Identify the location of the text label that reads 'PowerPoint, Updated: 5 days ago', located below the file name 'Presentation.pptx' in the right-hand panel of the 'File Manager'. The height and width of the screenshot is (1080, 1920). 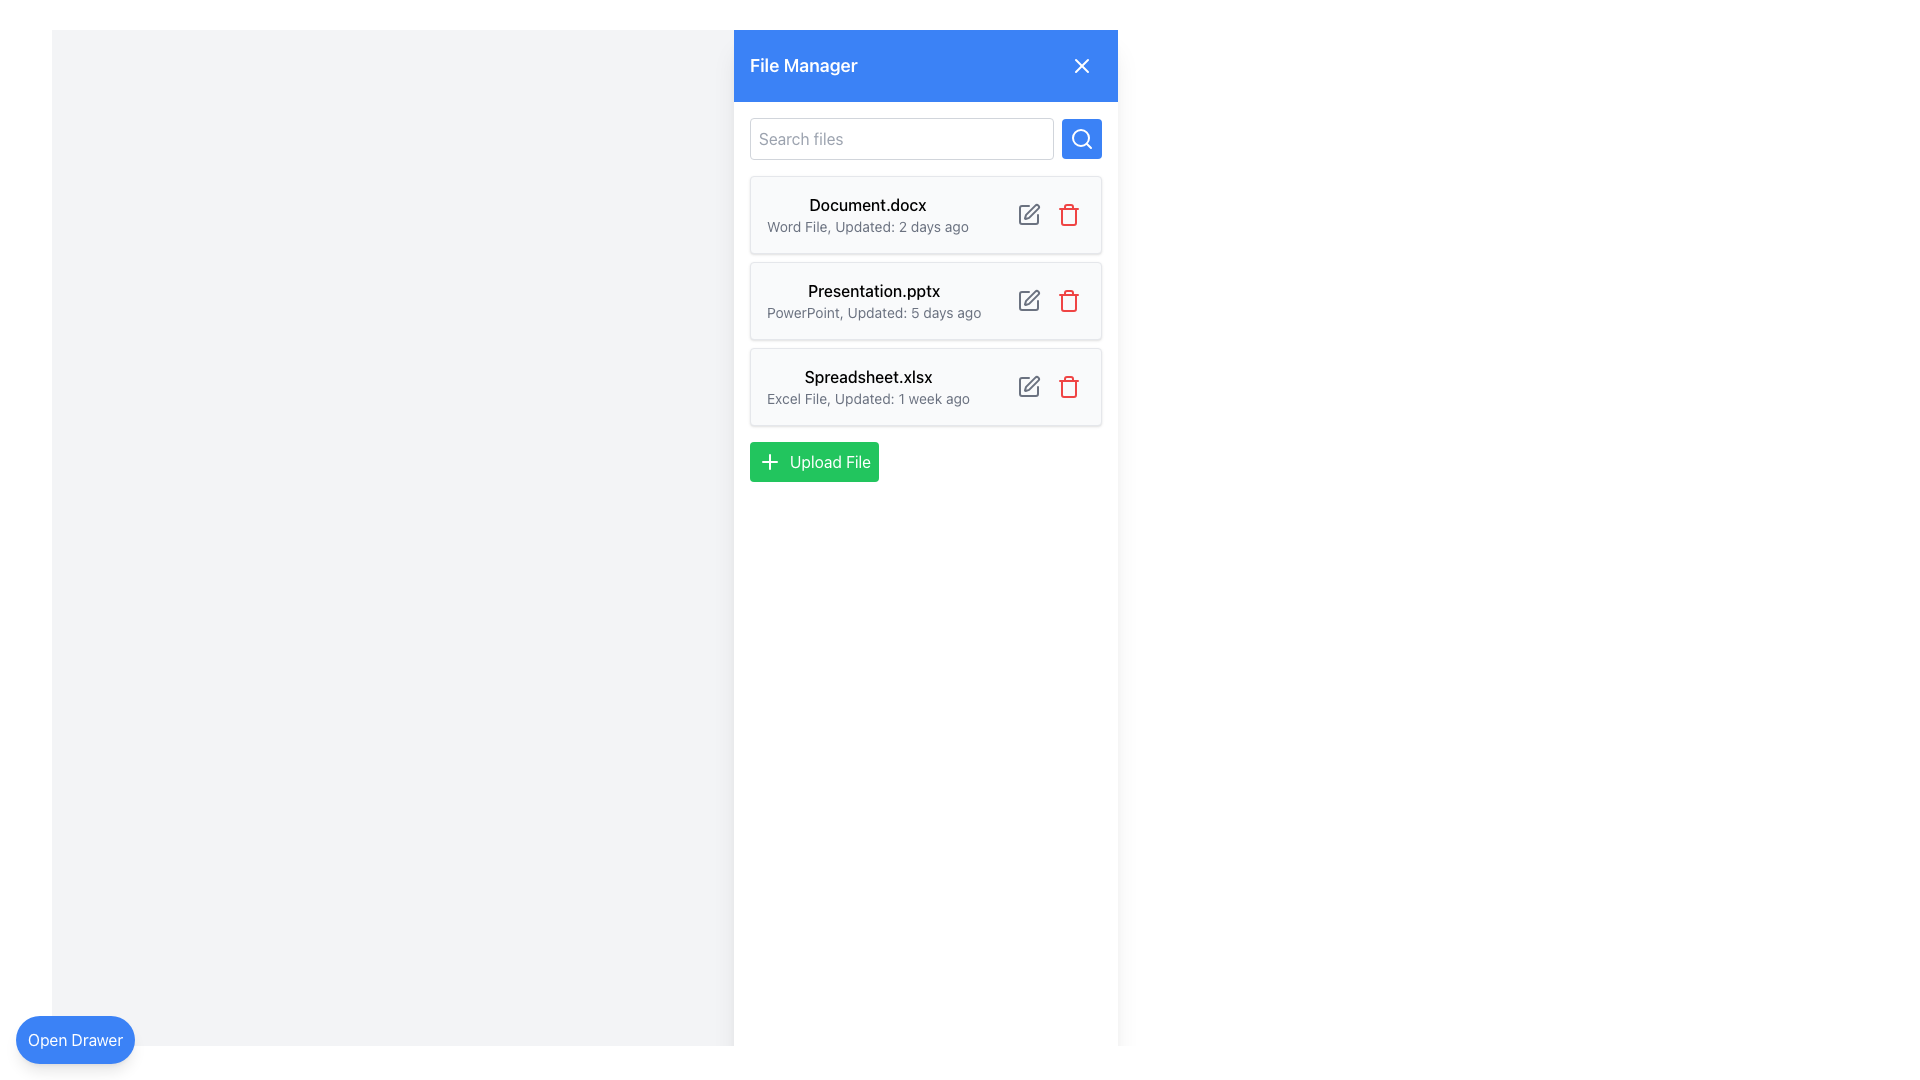
(874, 312).